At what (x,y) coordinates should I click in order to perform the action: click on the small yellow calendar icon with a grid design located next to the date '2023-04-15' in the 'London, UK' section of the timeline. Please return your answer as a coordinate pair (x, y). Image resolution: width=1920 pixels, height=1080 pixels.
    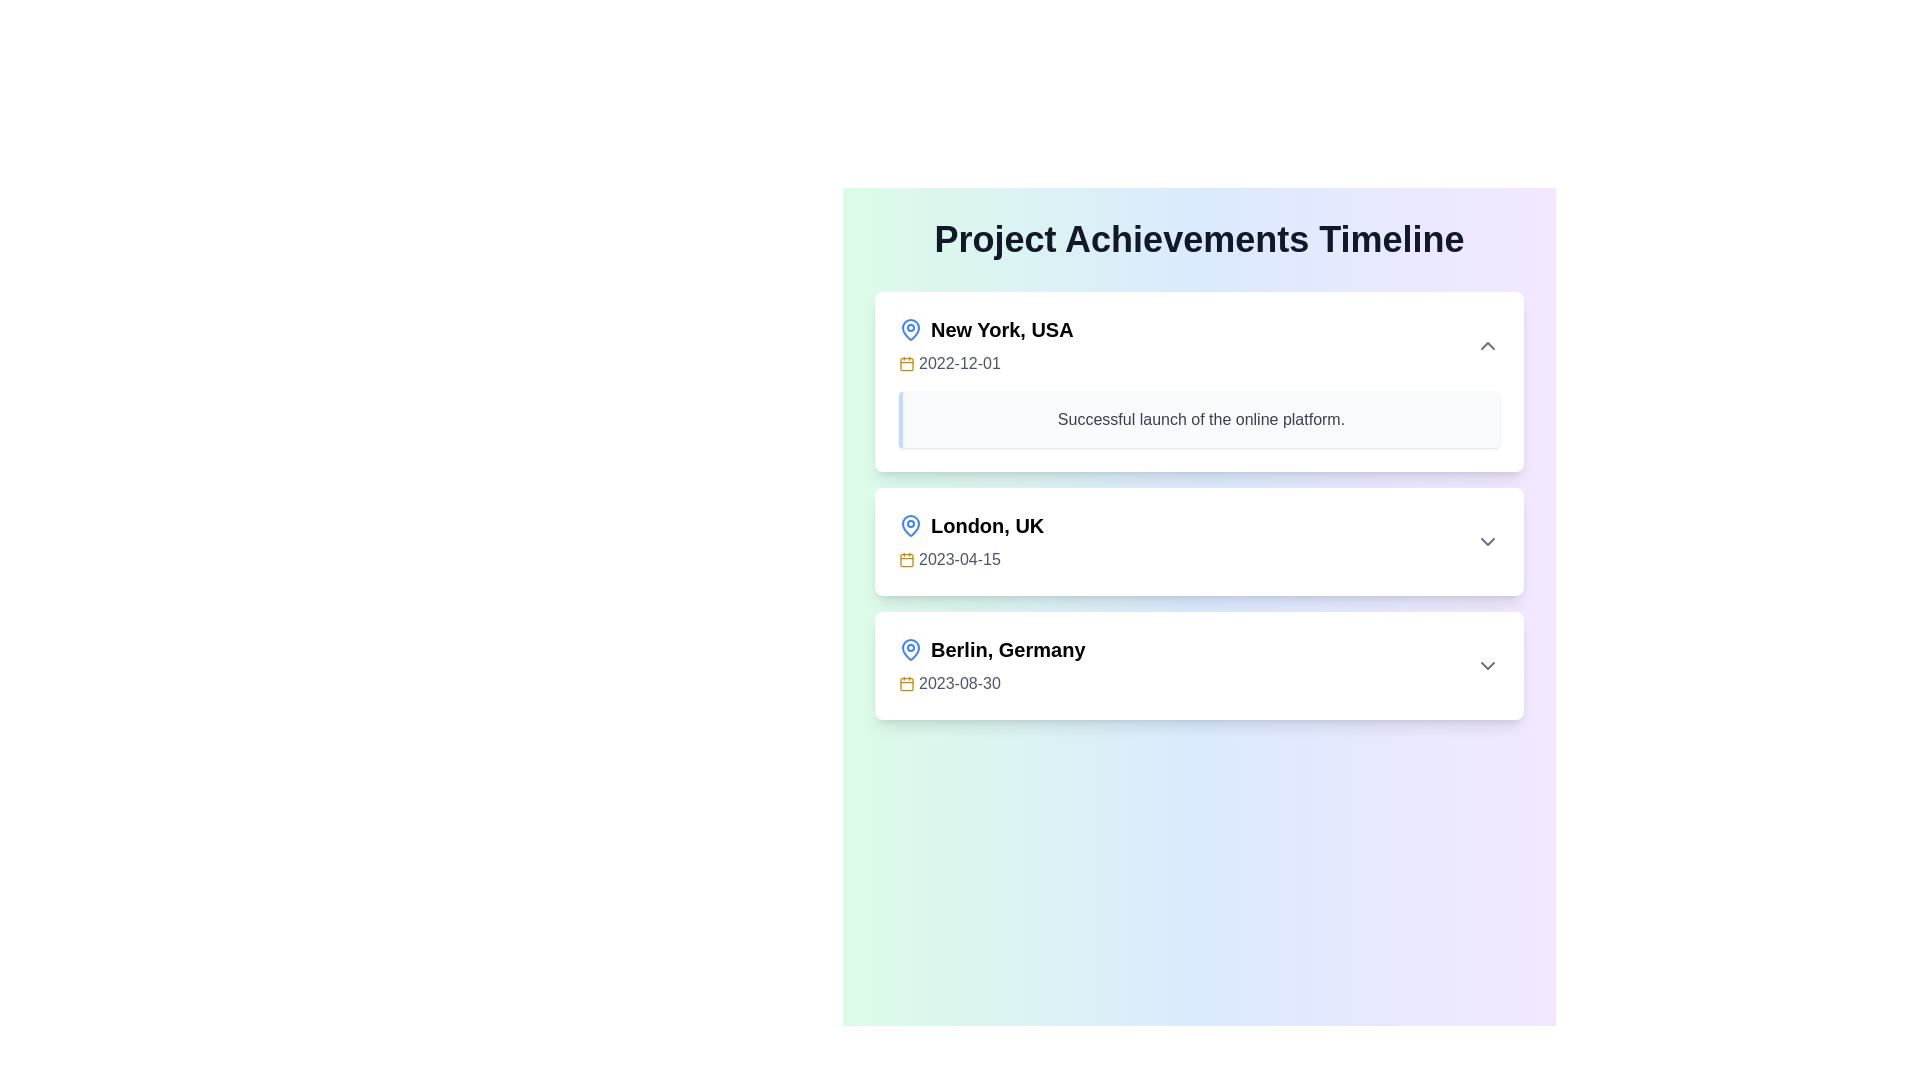
    Looking at the image, I should click on (906, 559).